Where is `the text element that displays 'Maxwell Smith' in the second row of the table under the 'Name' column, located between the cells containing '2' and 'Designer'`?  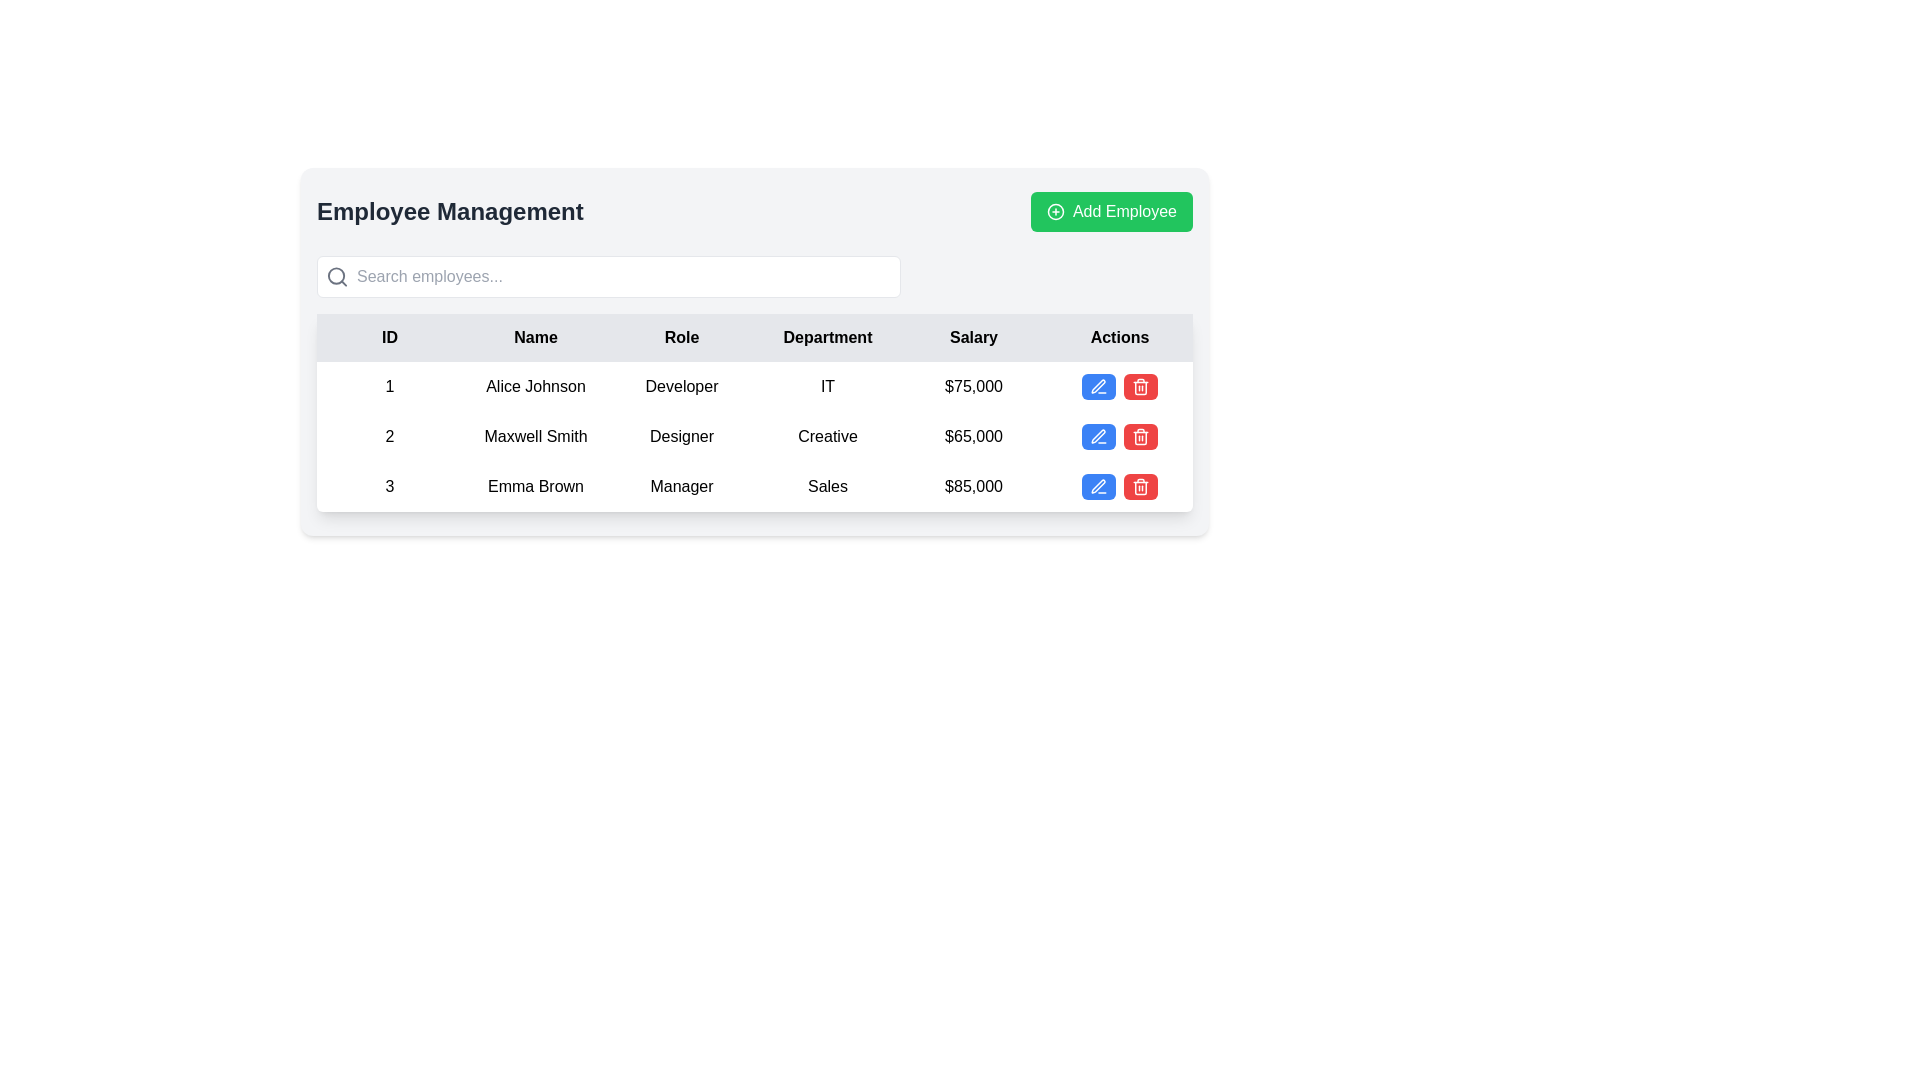
the text element that displays 'Maxwell Smith' in the second row of the table under the 'Name' column, located between the cells containing '2' and 'Designer' is located at coordinates (536, 435).